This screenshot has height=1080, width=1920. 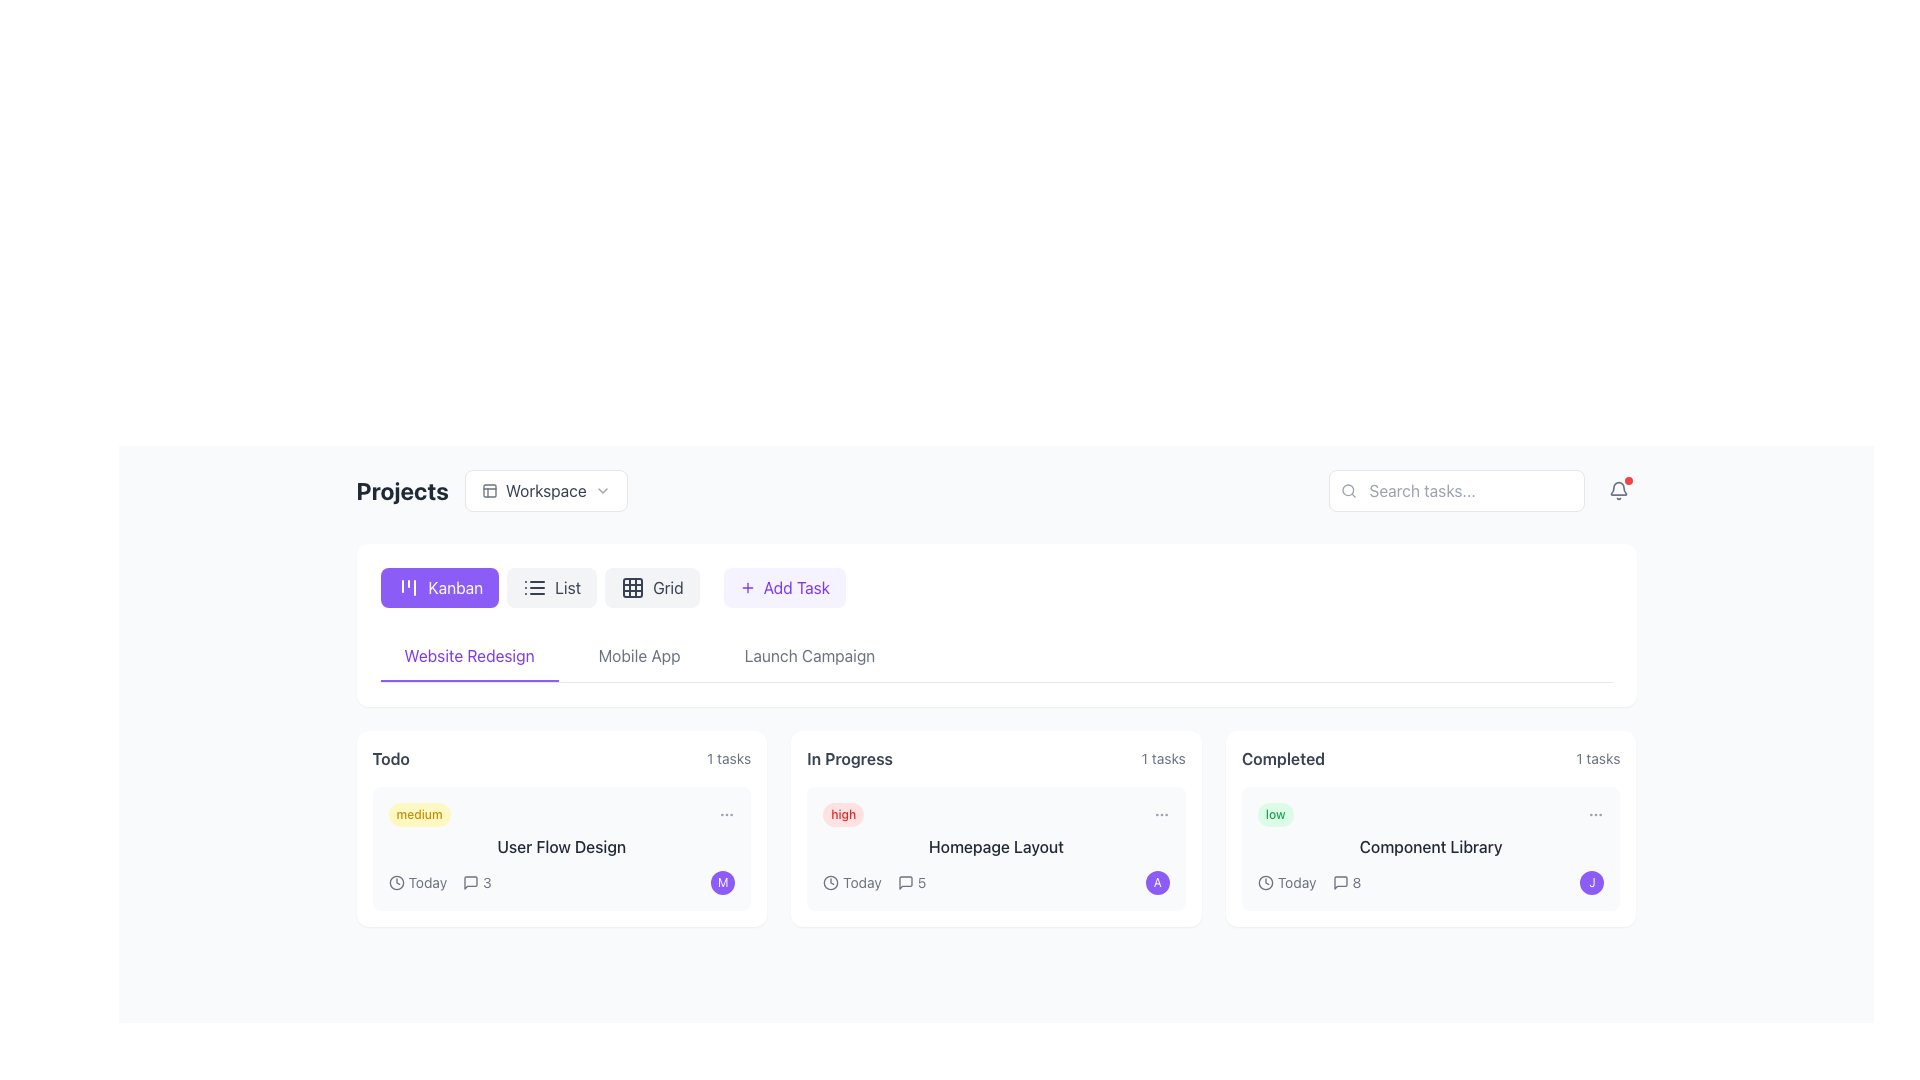 I want to click on the task card labeled 'Completed' in the Kanban board, so click(x=1429, y=829).